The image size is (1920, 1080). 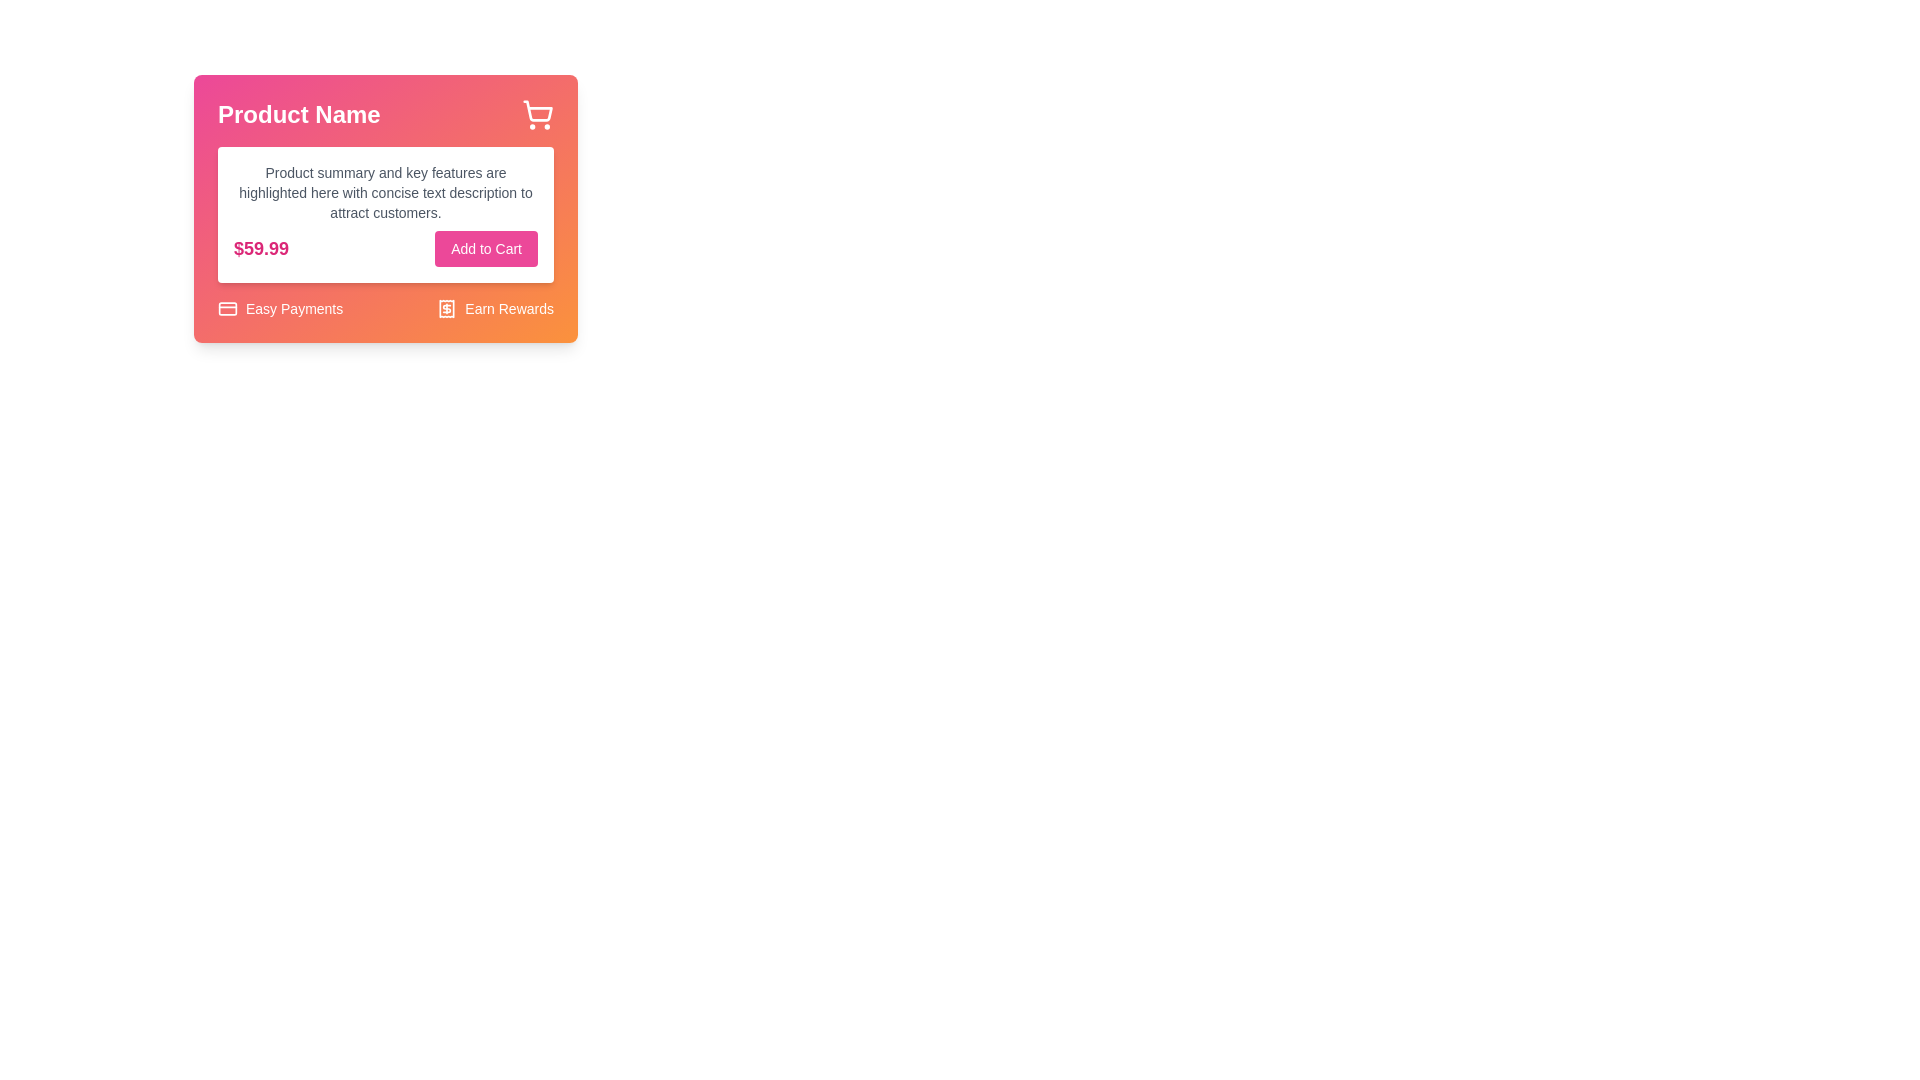 What do you see at coordinates (260, 248) in the screenshot?
I see `the price display element, which is located to the left of the 'Add to Cart' button` at bounding box center [260, 248].